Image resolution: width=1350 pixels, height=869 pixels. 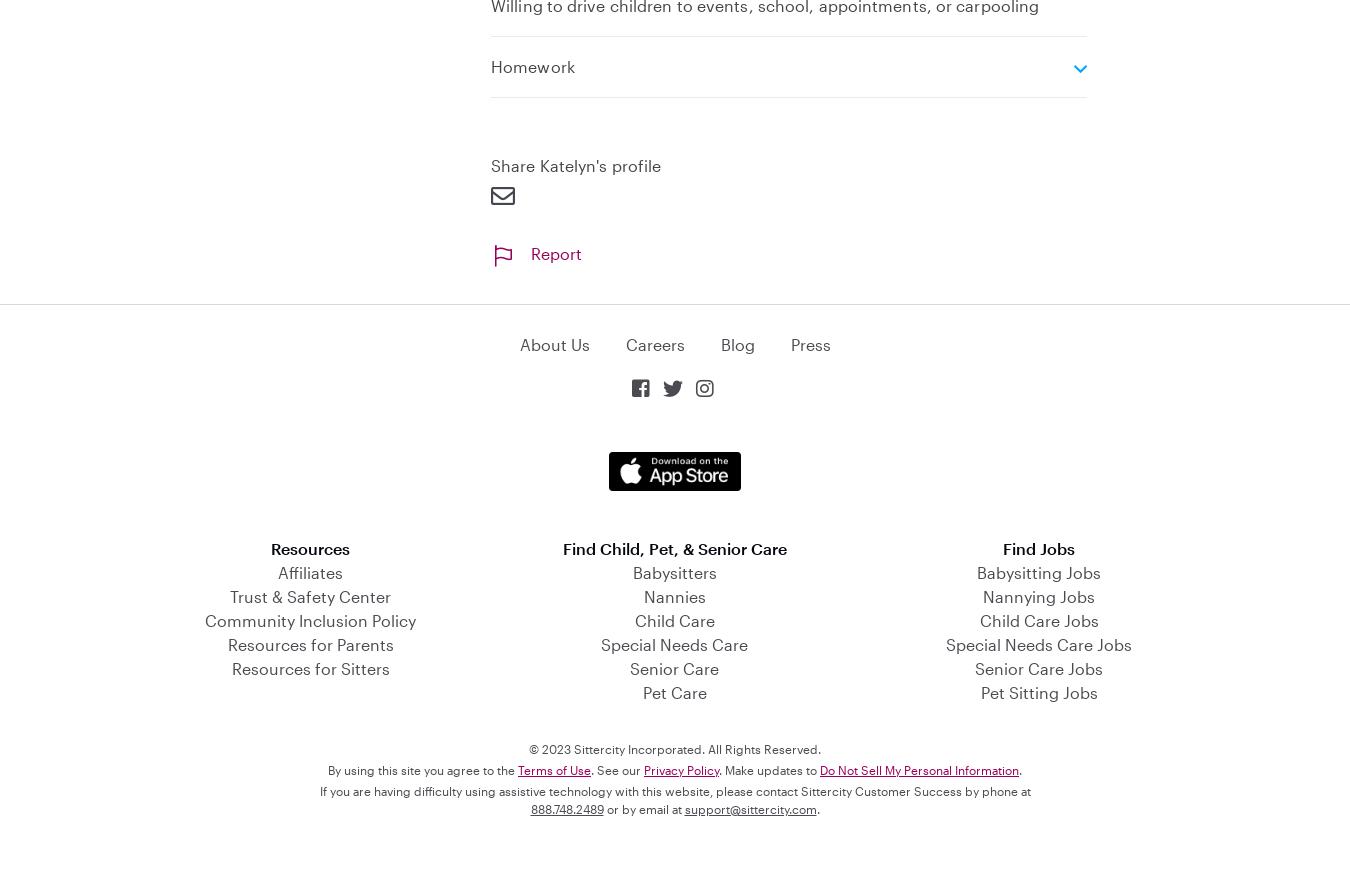 I want to click on 'Nannies', so click(x=674, y=595).